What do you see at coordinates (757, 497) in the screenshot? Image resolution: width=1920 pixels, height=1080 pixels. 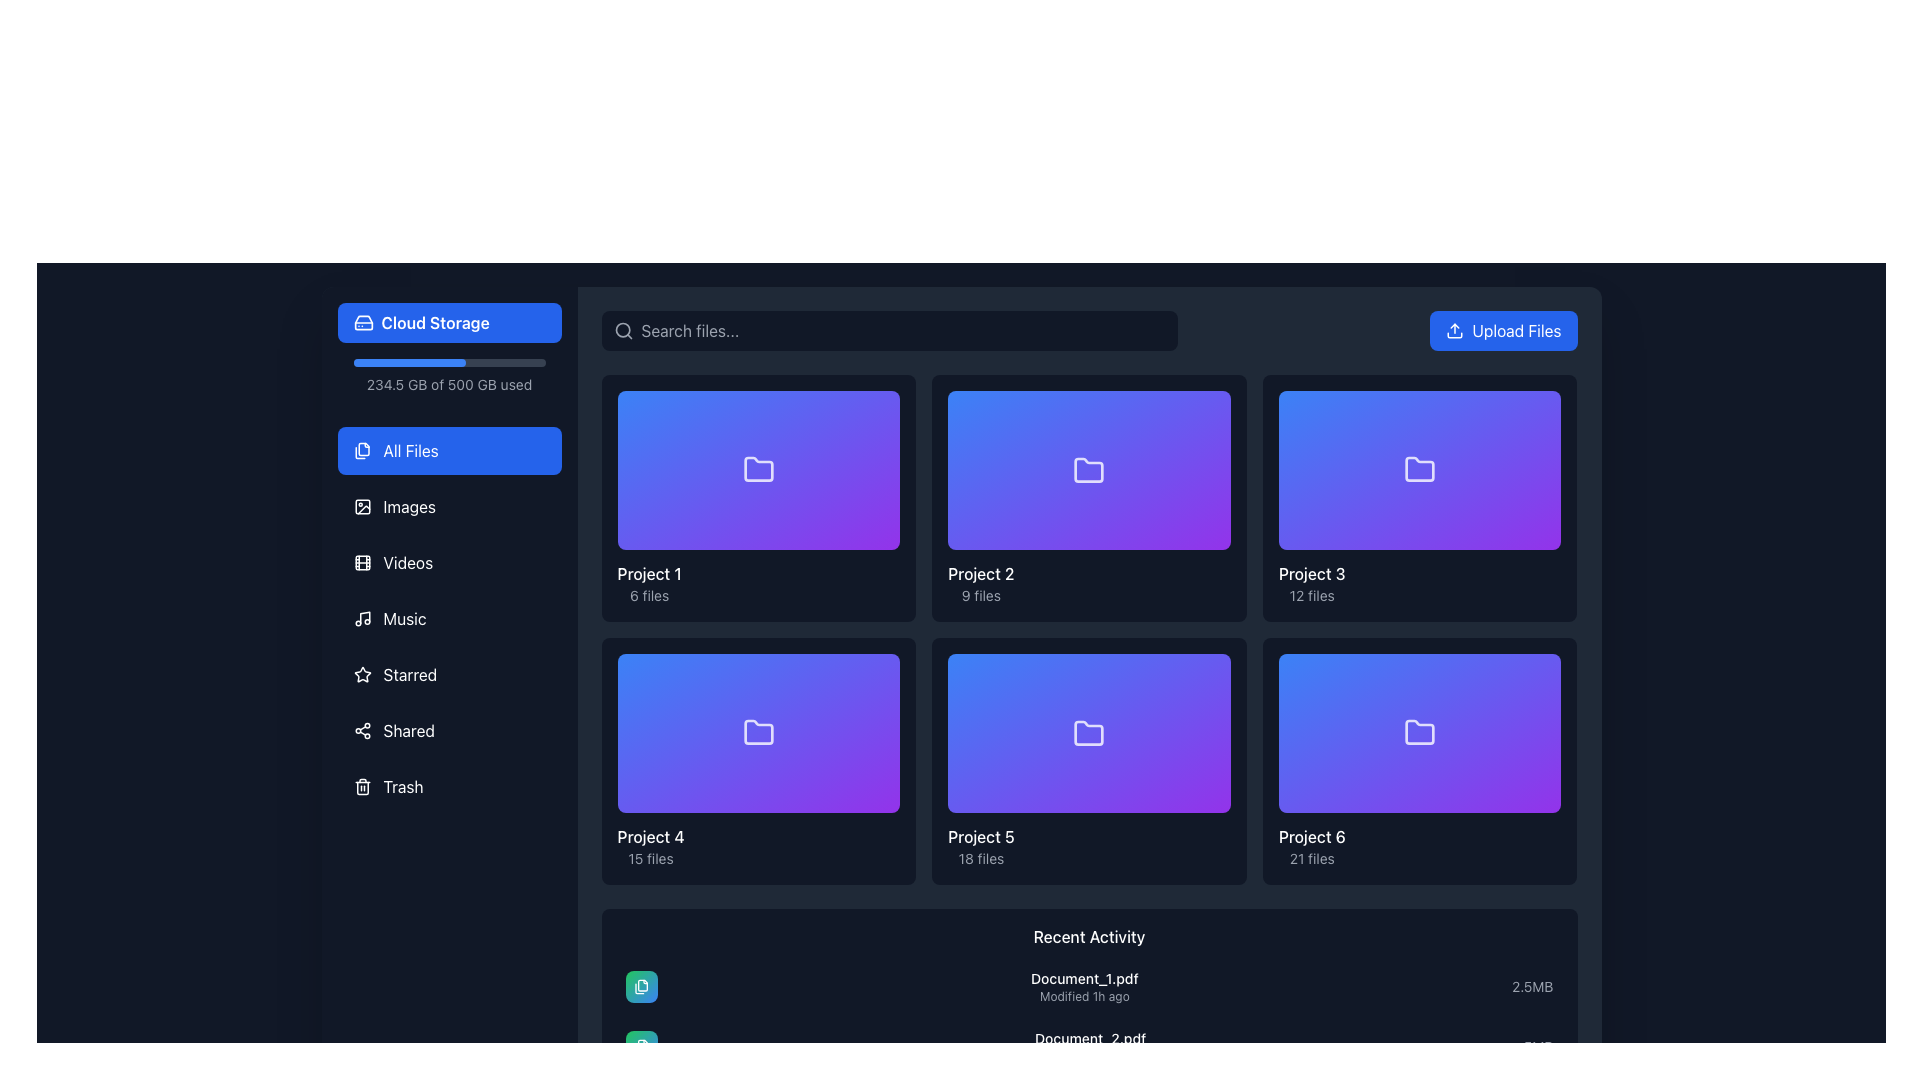 I see `the first project card in the grid layout` at bounding box center [757, 497].